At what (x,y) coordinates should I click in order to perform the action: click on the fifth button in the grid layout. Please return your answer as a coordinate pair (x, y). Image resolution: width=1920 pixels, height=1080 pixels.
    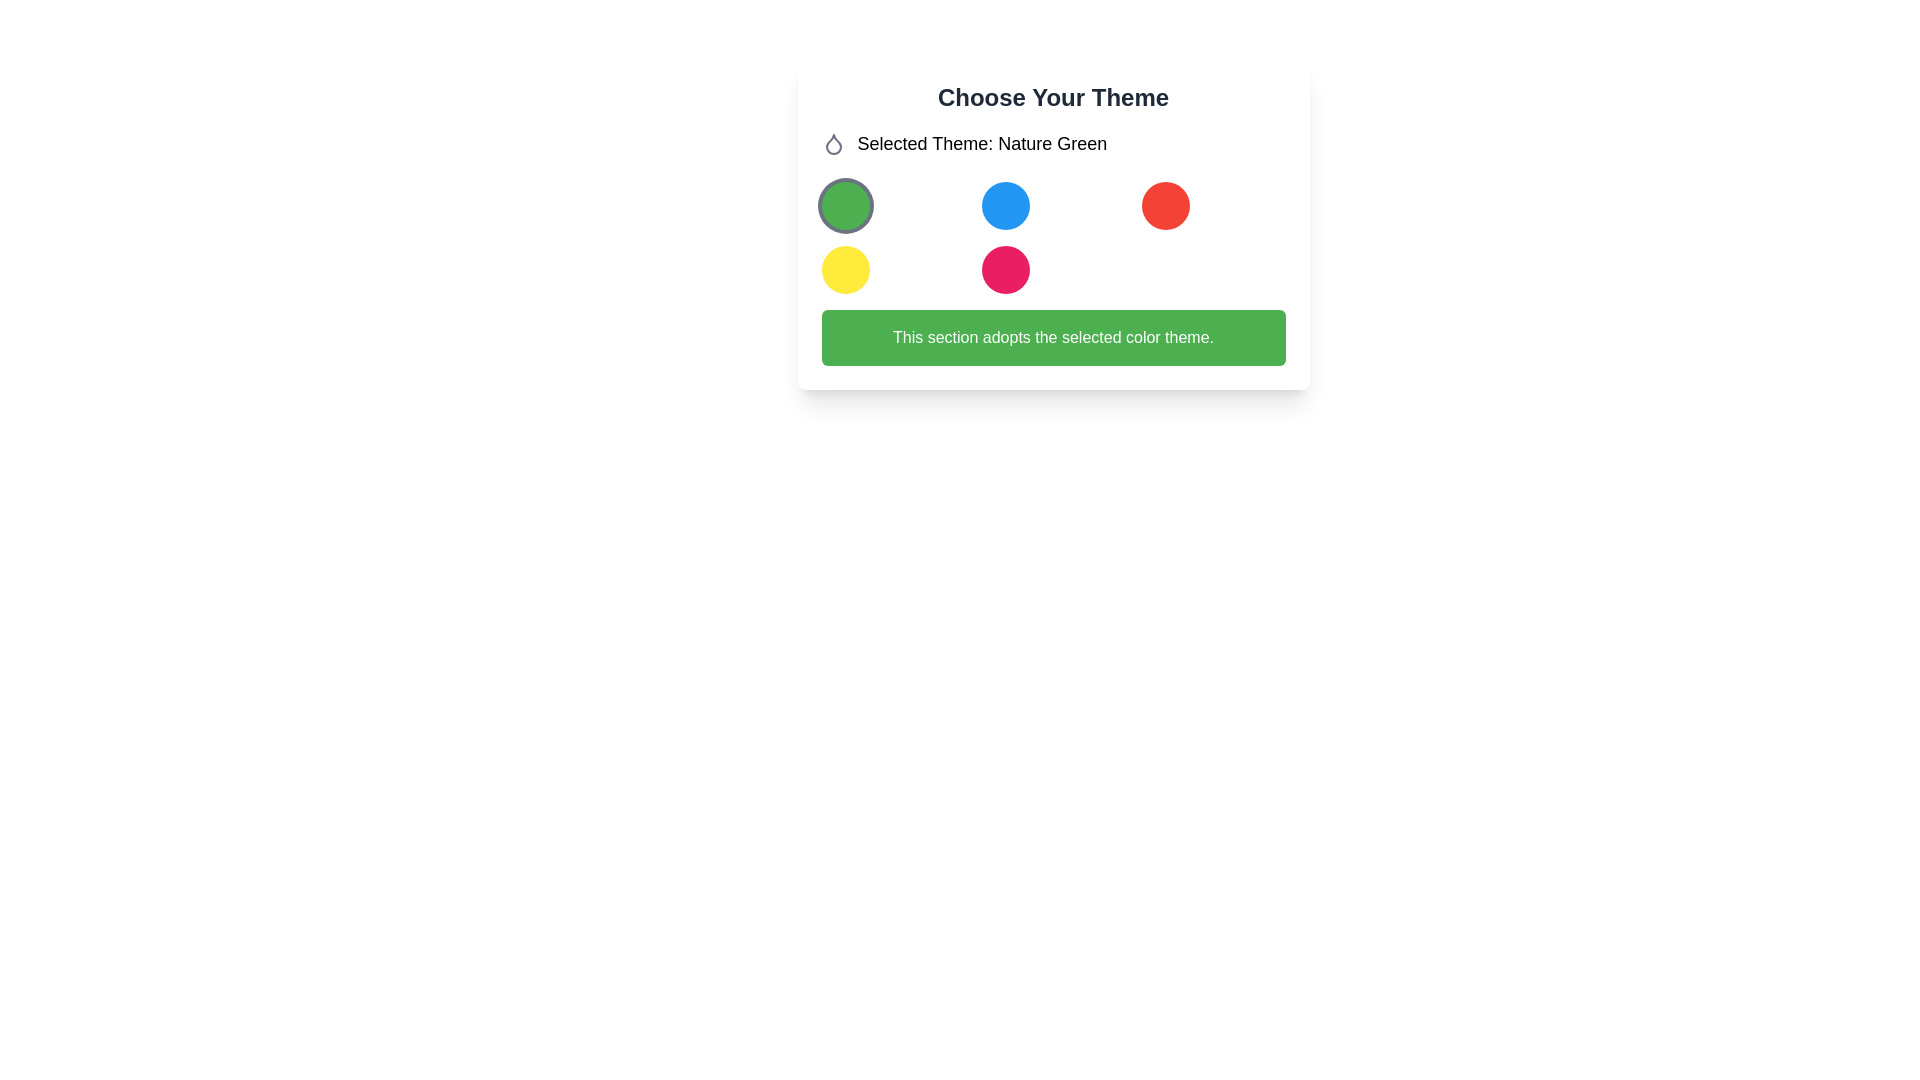
    Looking at the image, I should click on (1005, 270).